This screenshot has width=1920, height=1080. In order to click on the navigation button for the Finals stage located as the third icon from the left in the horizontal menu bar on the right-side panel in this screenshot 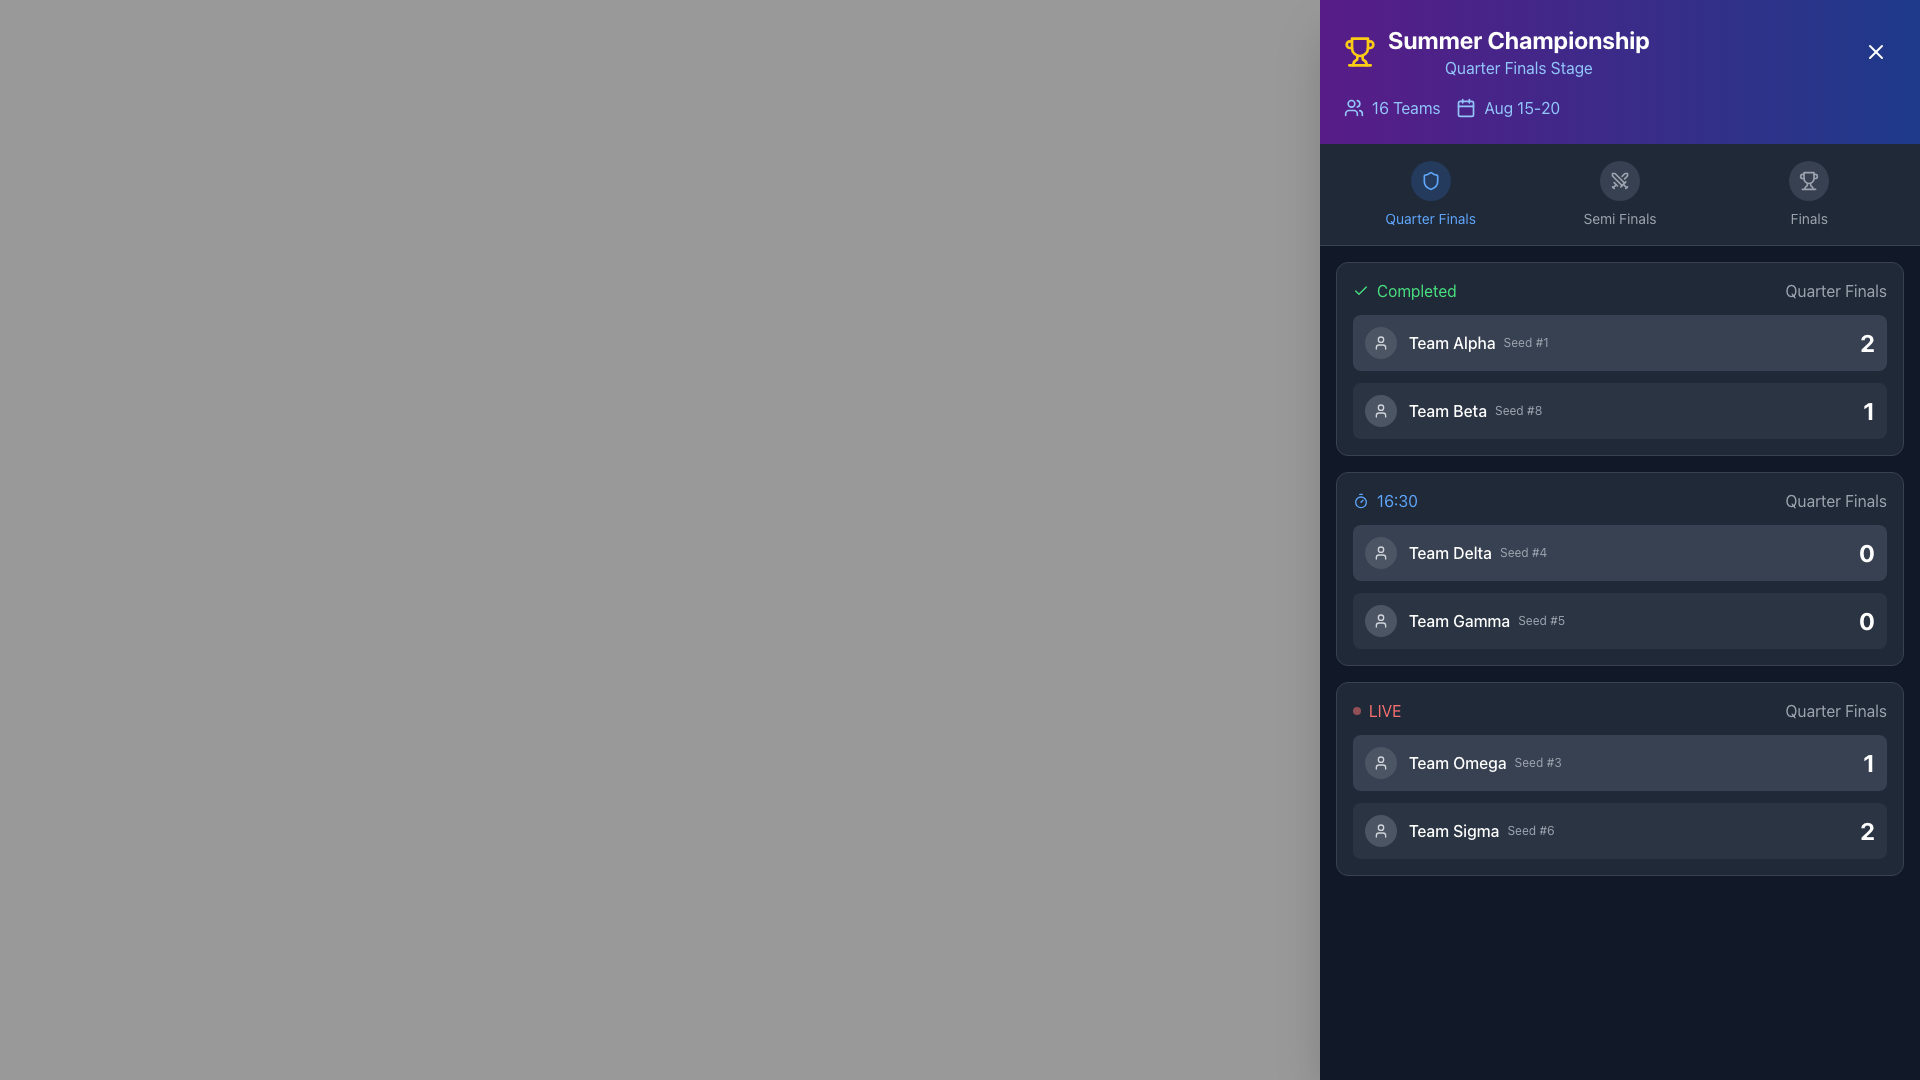, I will do `click(1809, 181)`.